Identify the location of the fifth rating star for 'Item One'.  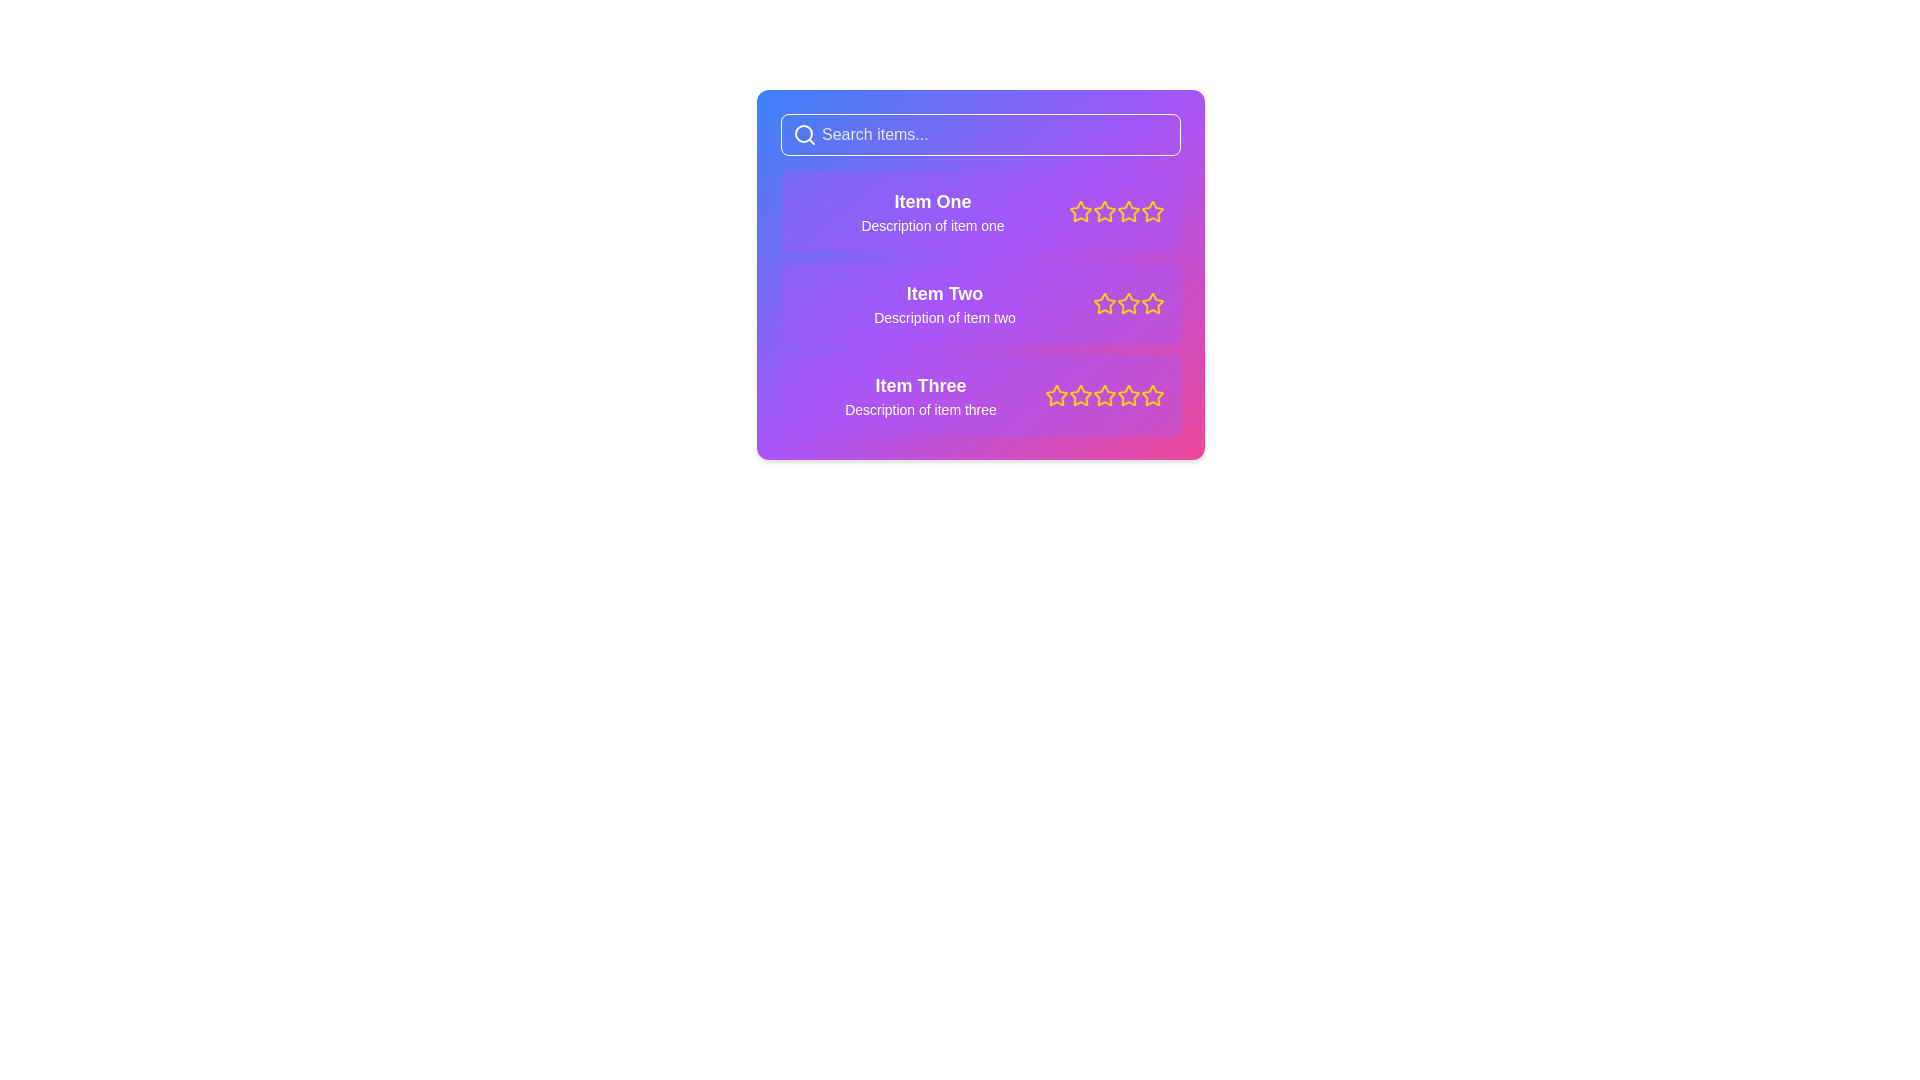
(1152, 212).